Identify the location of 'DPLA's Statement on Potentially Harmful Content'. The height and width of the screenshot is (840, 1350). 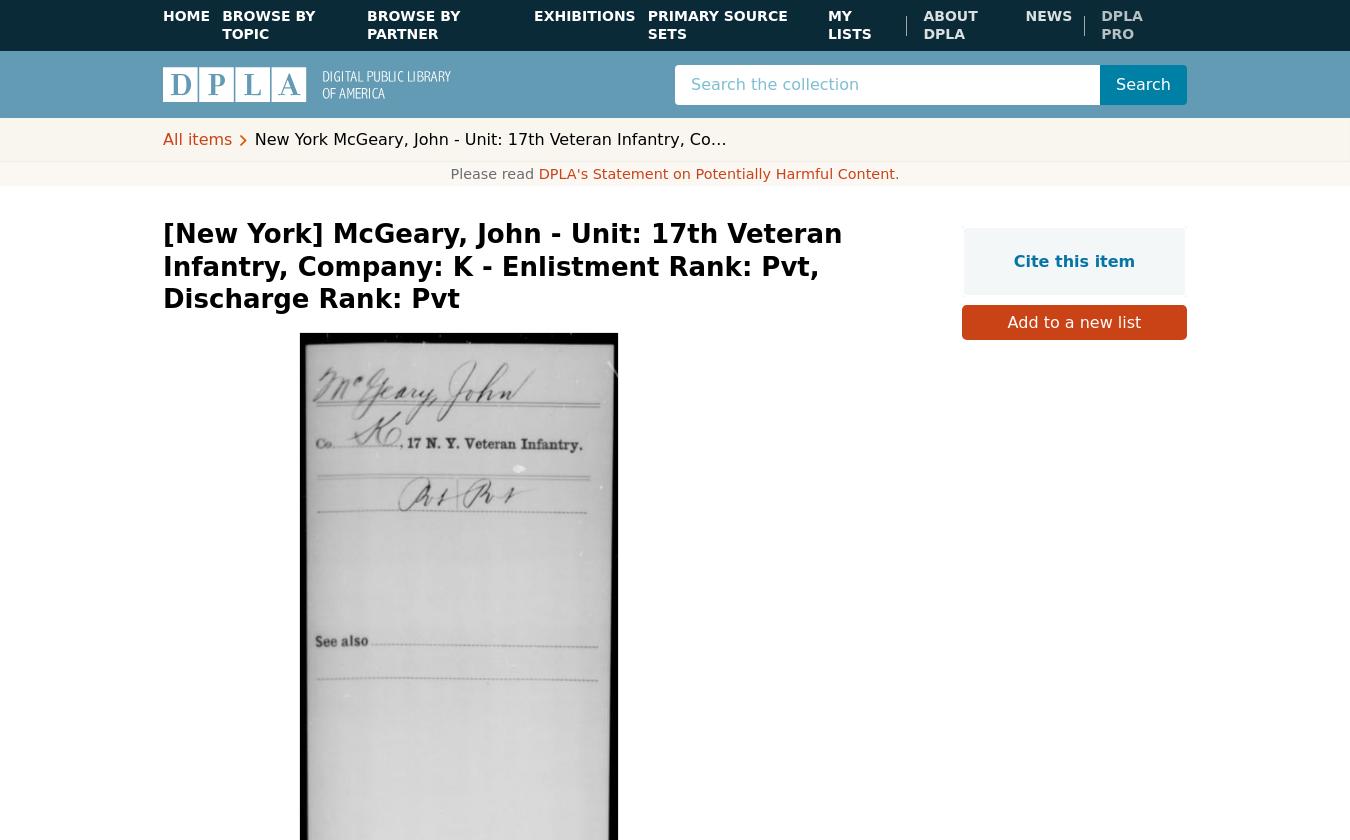
(715, 173).